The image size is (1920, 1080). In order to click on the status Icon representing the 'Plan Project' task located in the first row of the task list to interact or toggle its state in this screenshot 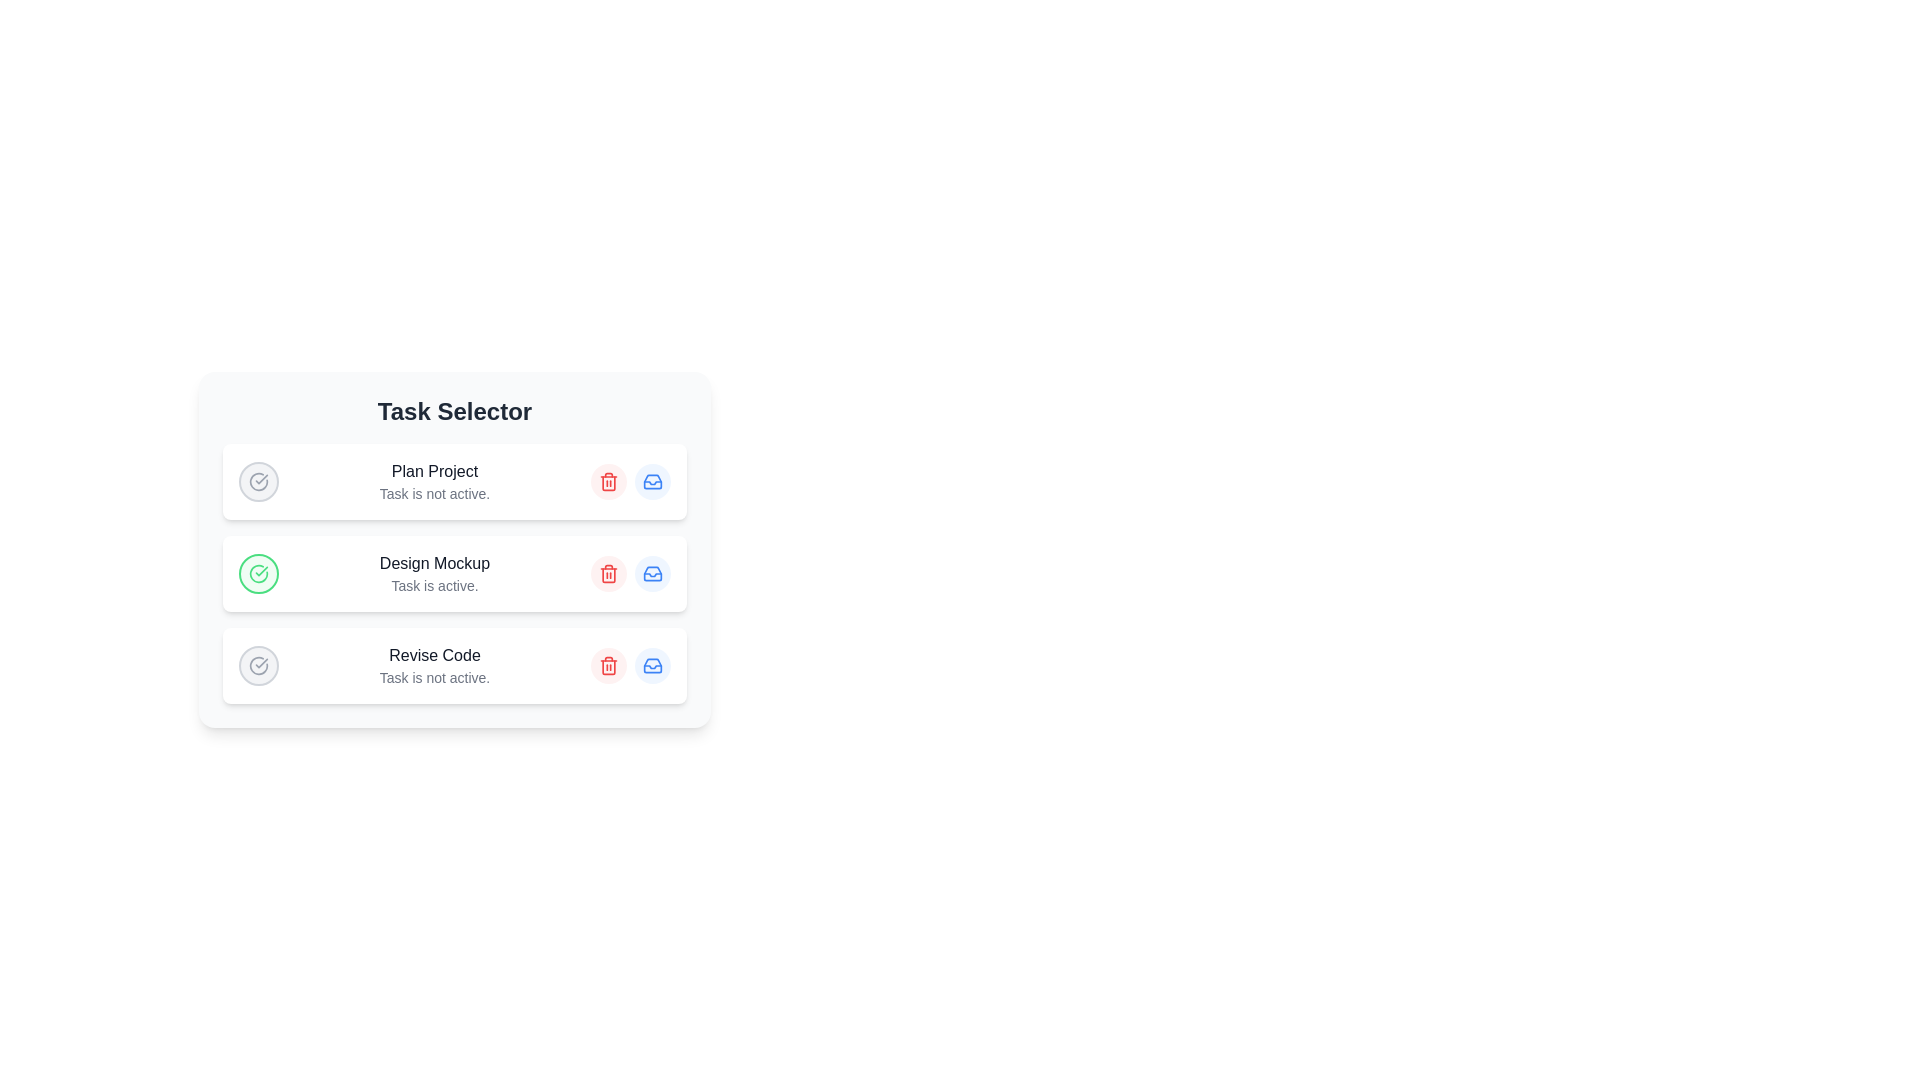, I will do `click(258, 482)`.